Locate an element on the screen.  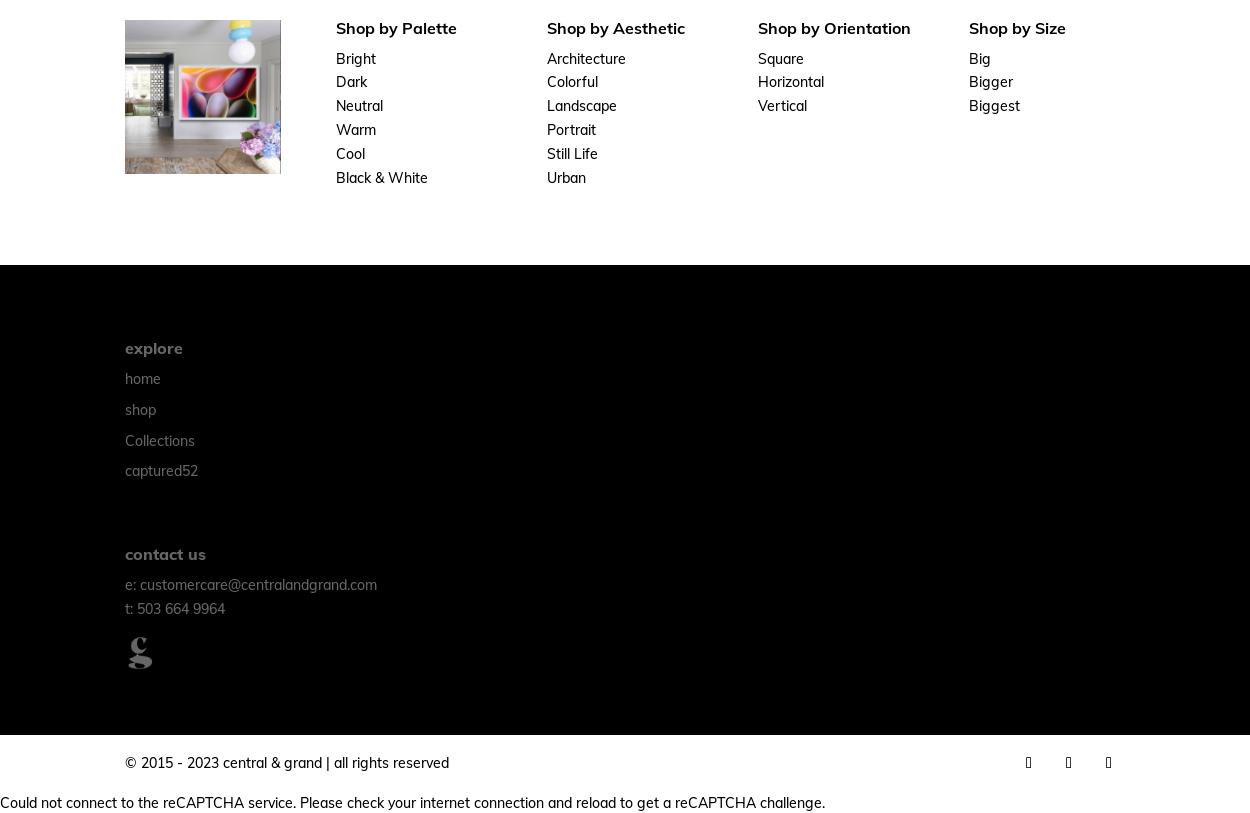
'home' is located at coordinates (143, 378).